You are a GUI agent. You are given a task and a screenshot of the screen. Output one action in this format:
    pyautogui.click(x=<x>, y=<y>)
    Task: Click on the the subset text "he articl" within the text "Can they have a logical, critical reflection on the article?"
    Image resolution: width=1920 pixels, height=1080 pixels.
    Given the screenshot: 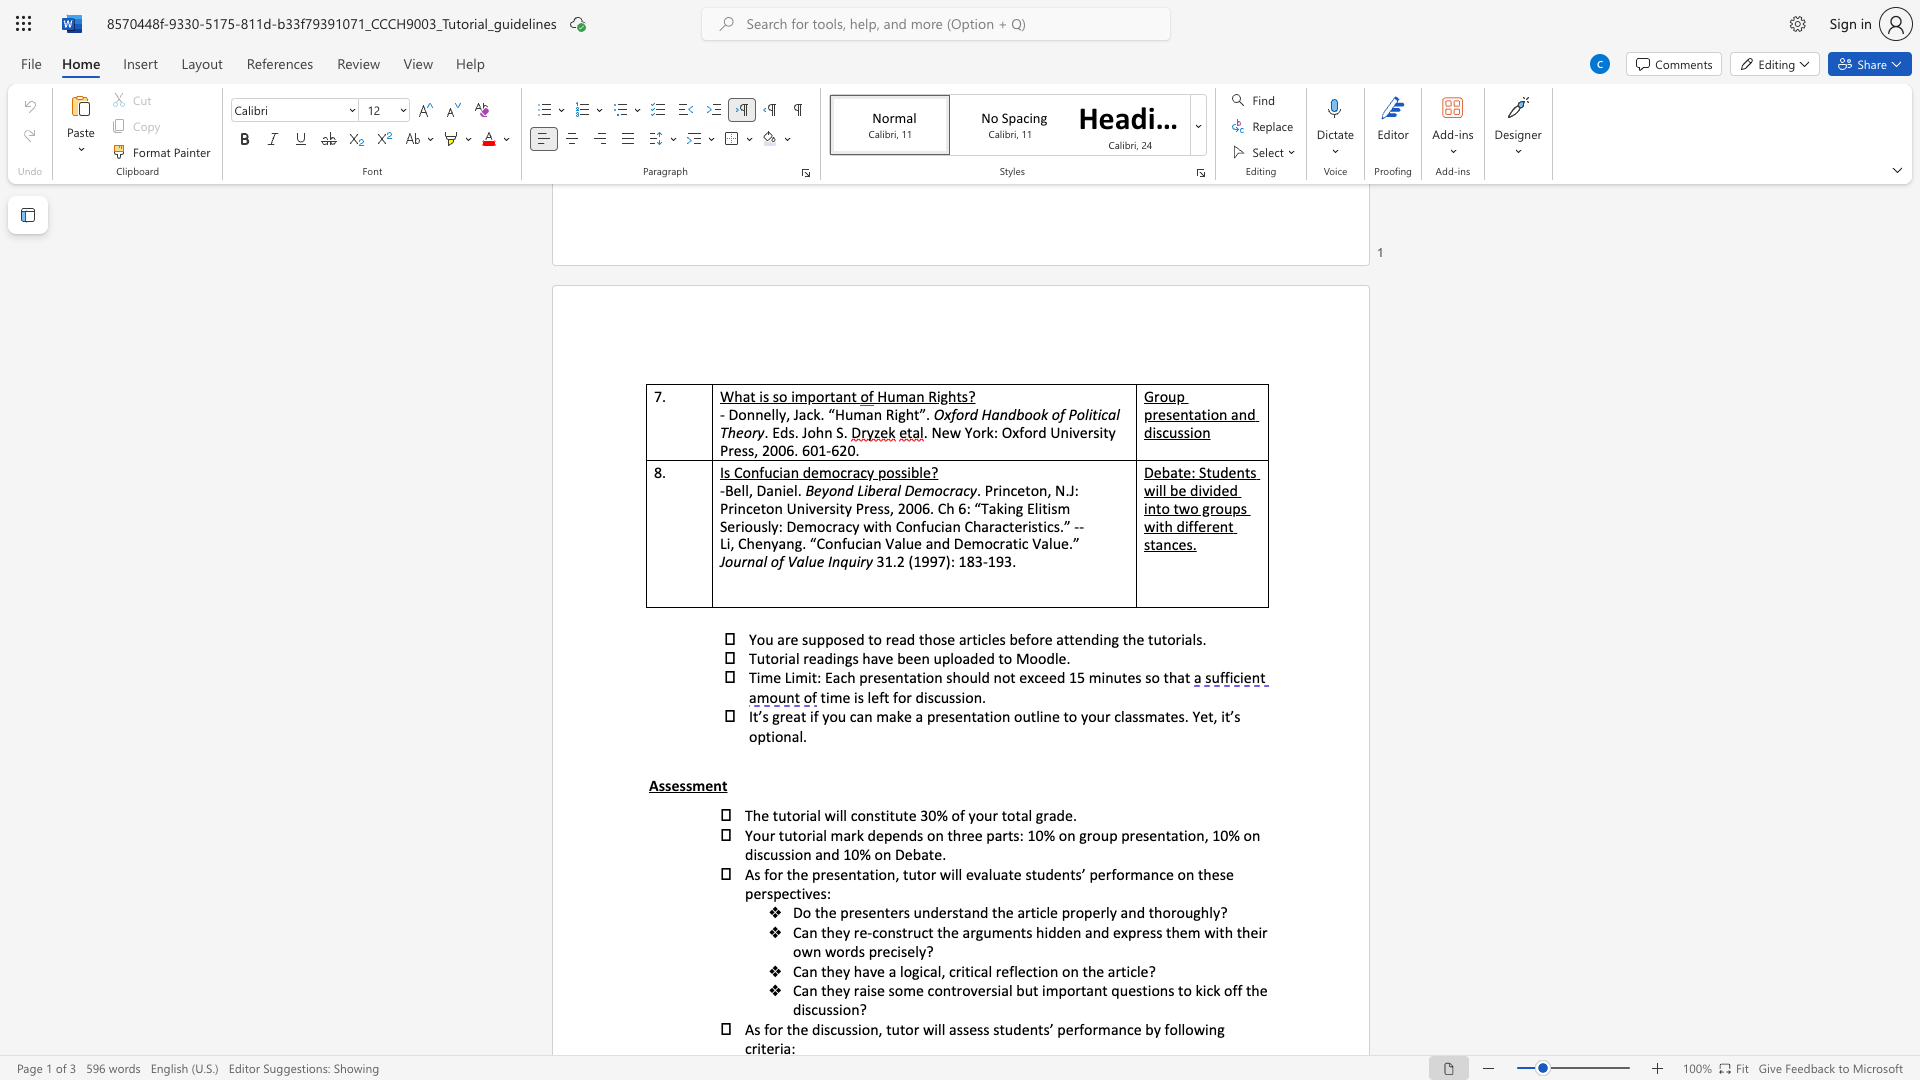 What is the action you would take?
    pyautogui.click(x=1086, y=970)
    